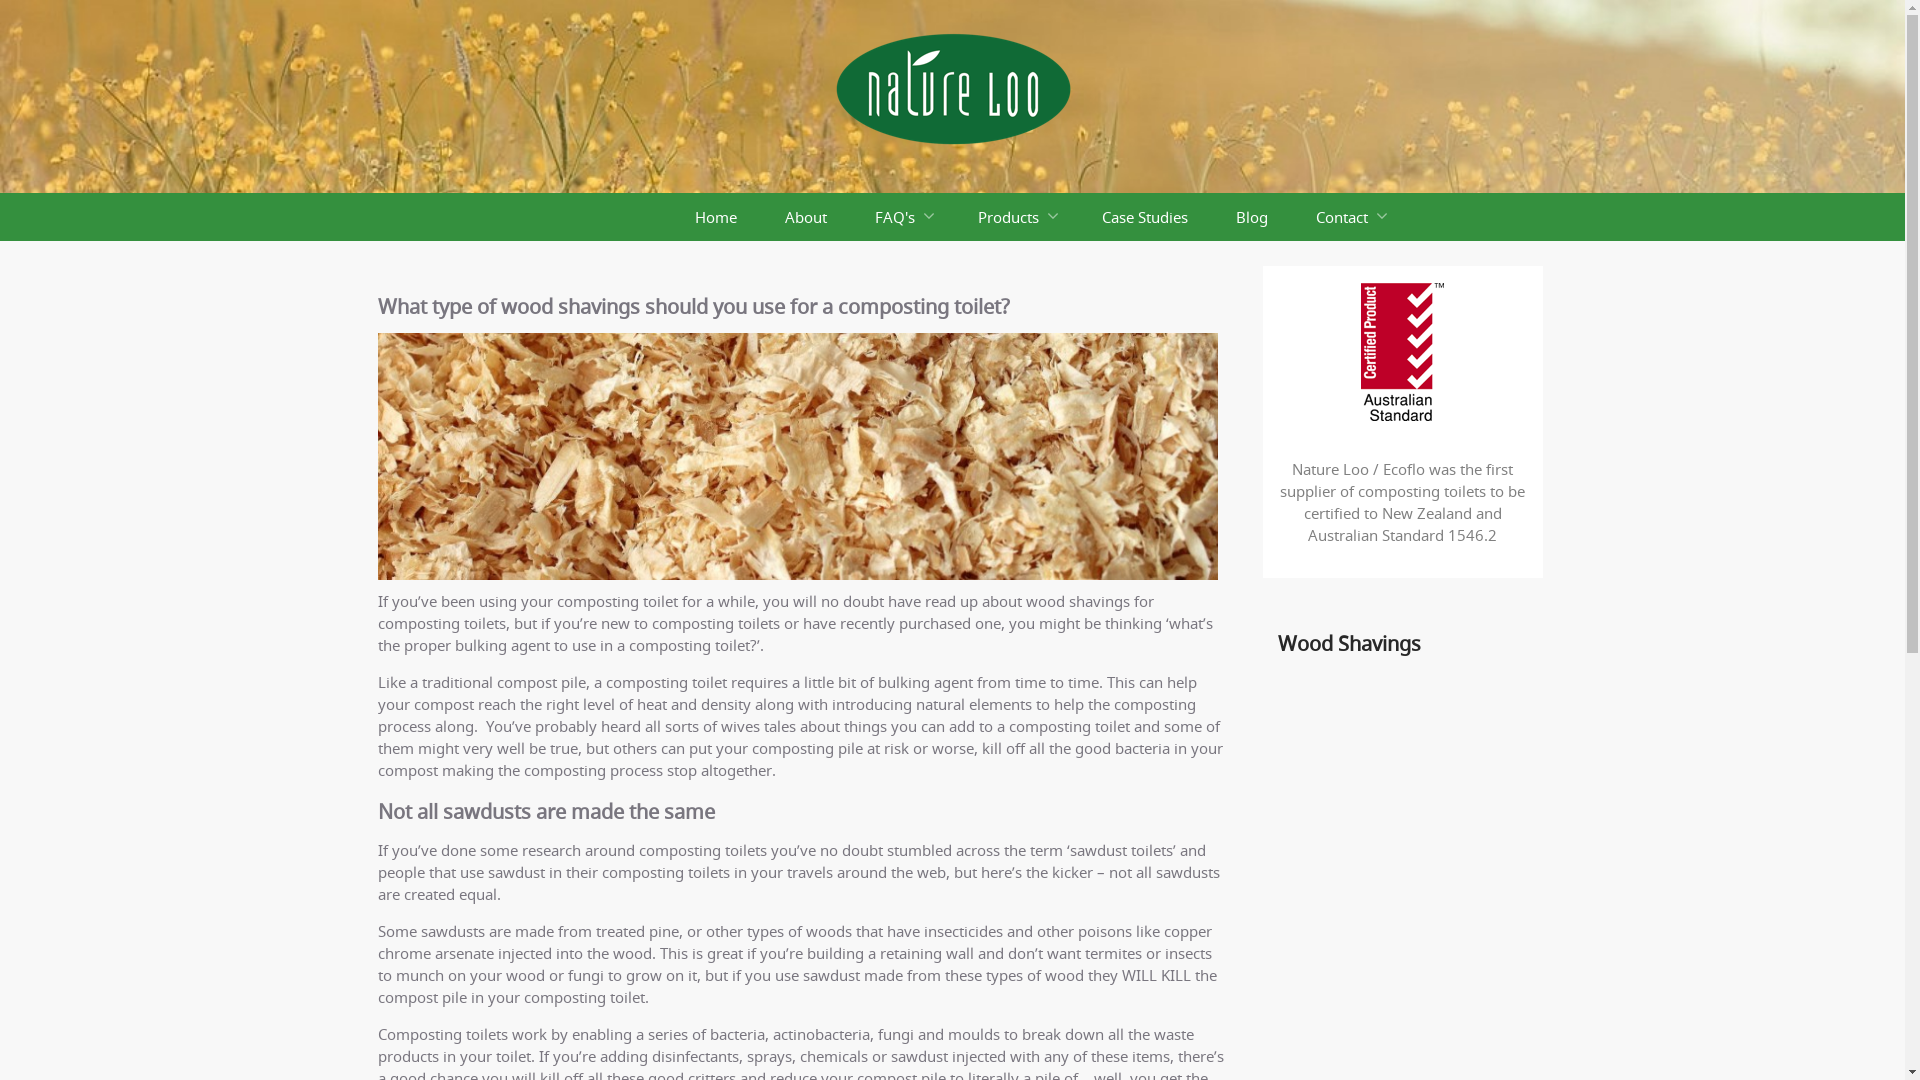  What do you see at coordinates (1016, 216) in the screenshot?
I see `'Products'` at bounding box center [1016, 216].